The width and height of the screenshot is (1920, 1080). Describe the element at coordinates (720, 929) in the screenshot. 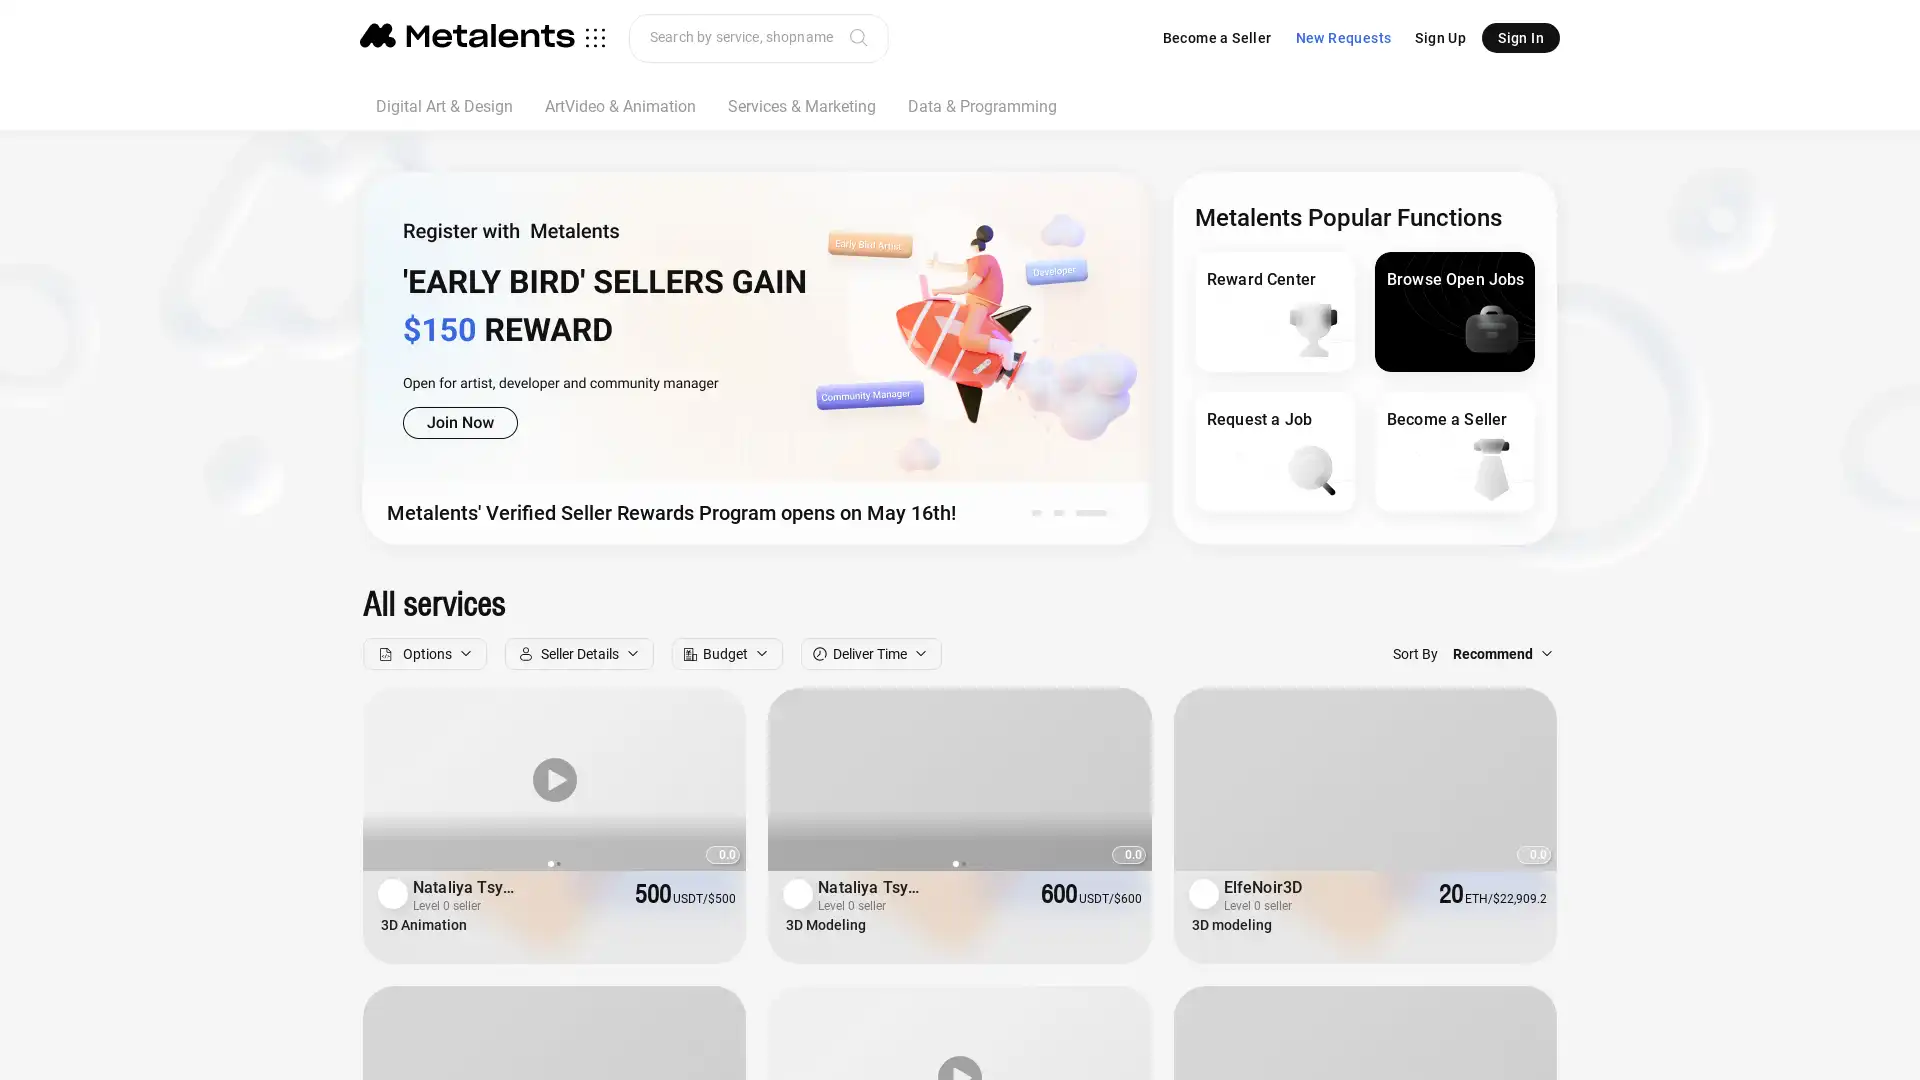

I see `UnLike` at that location.